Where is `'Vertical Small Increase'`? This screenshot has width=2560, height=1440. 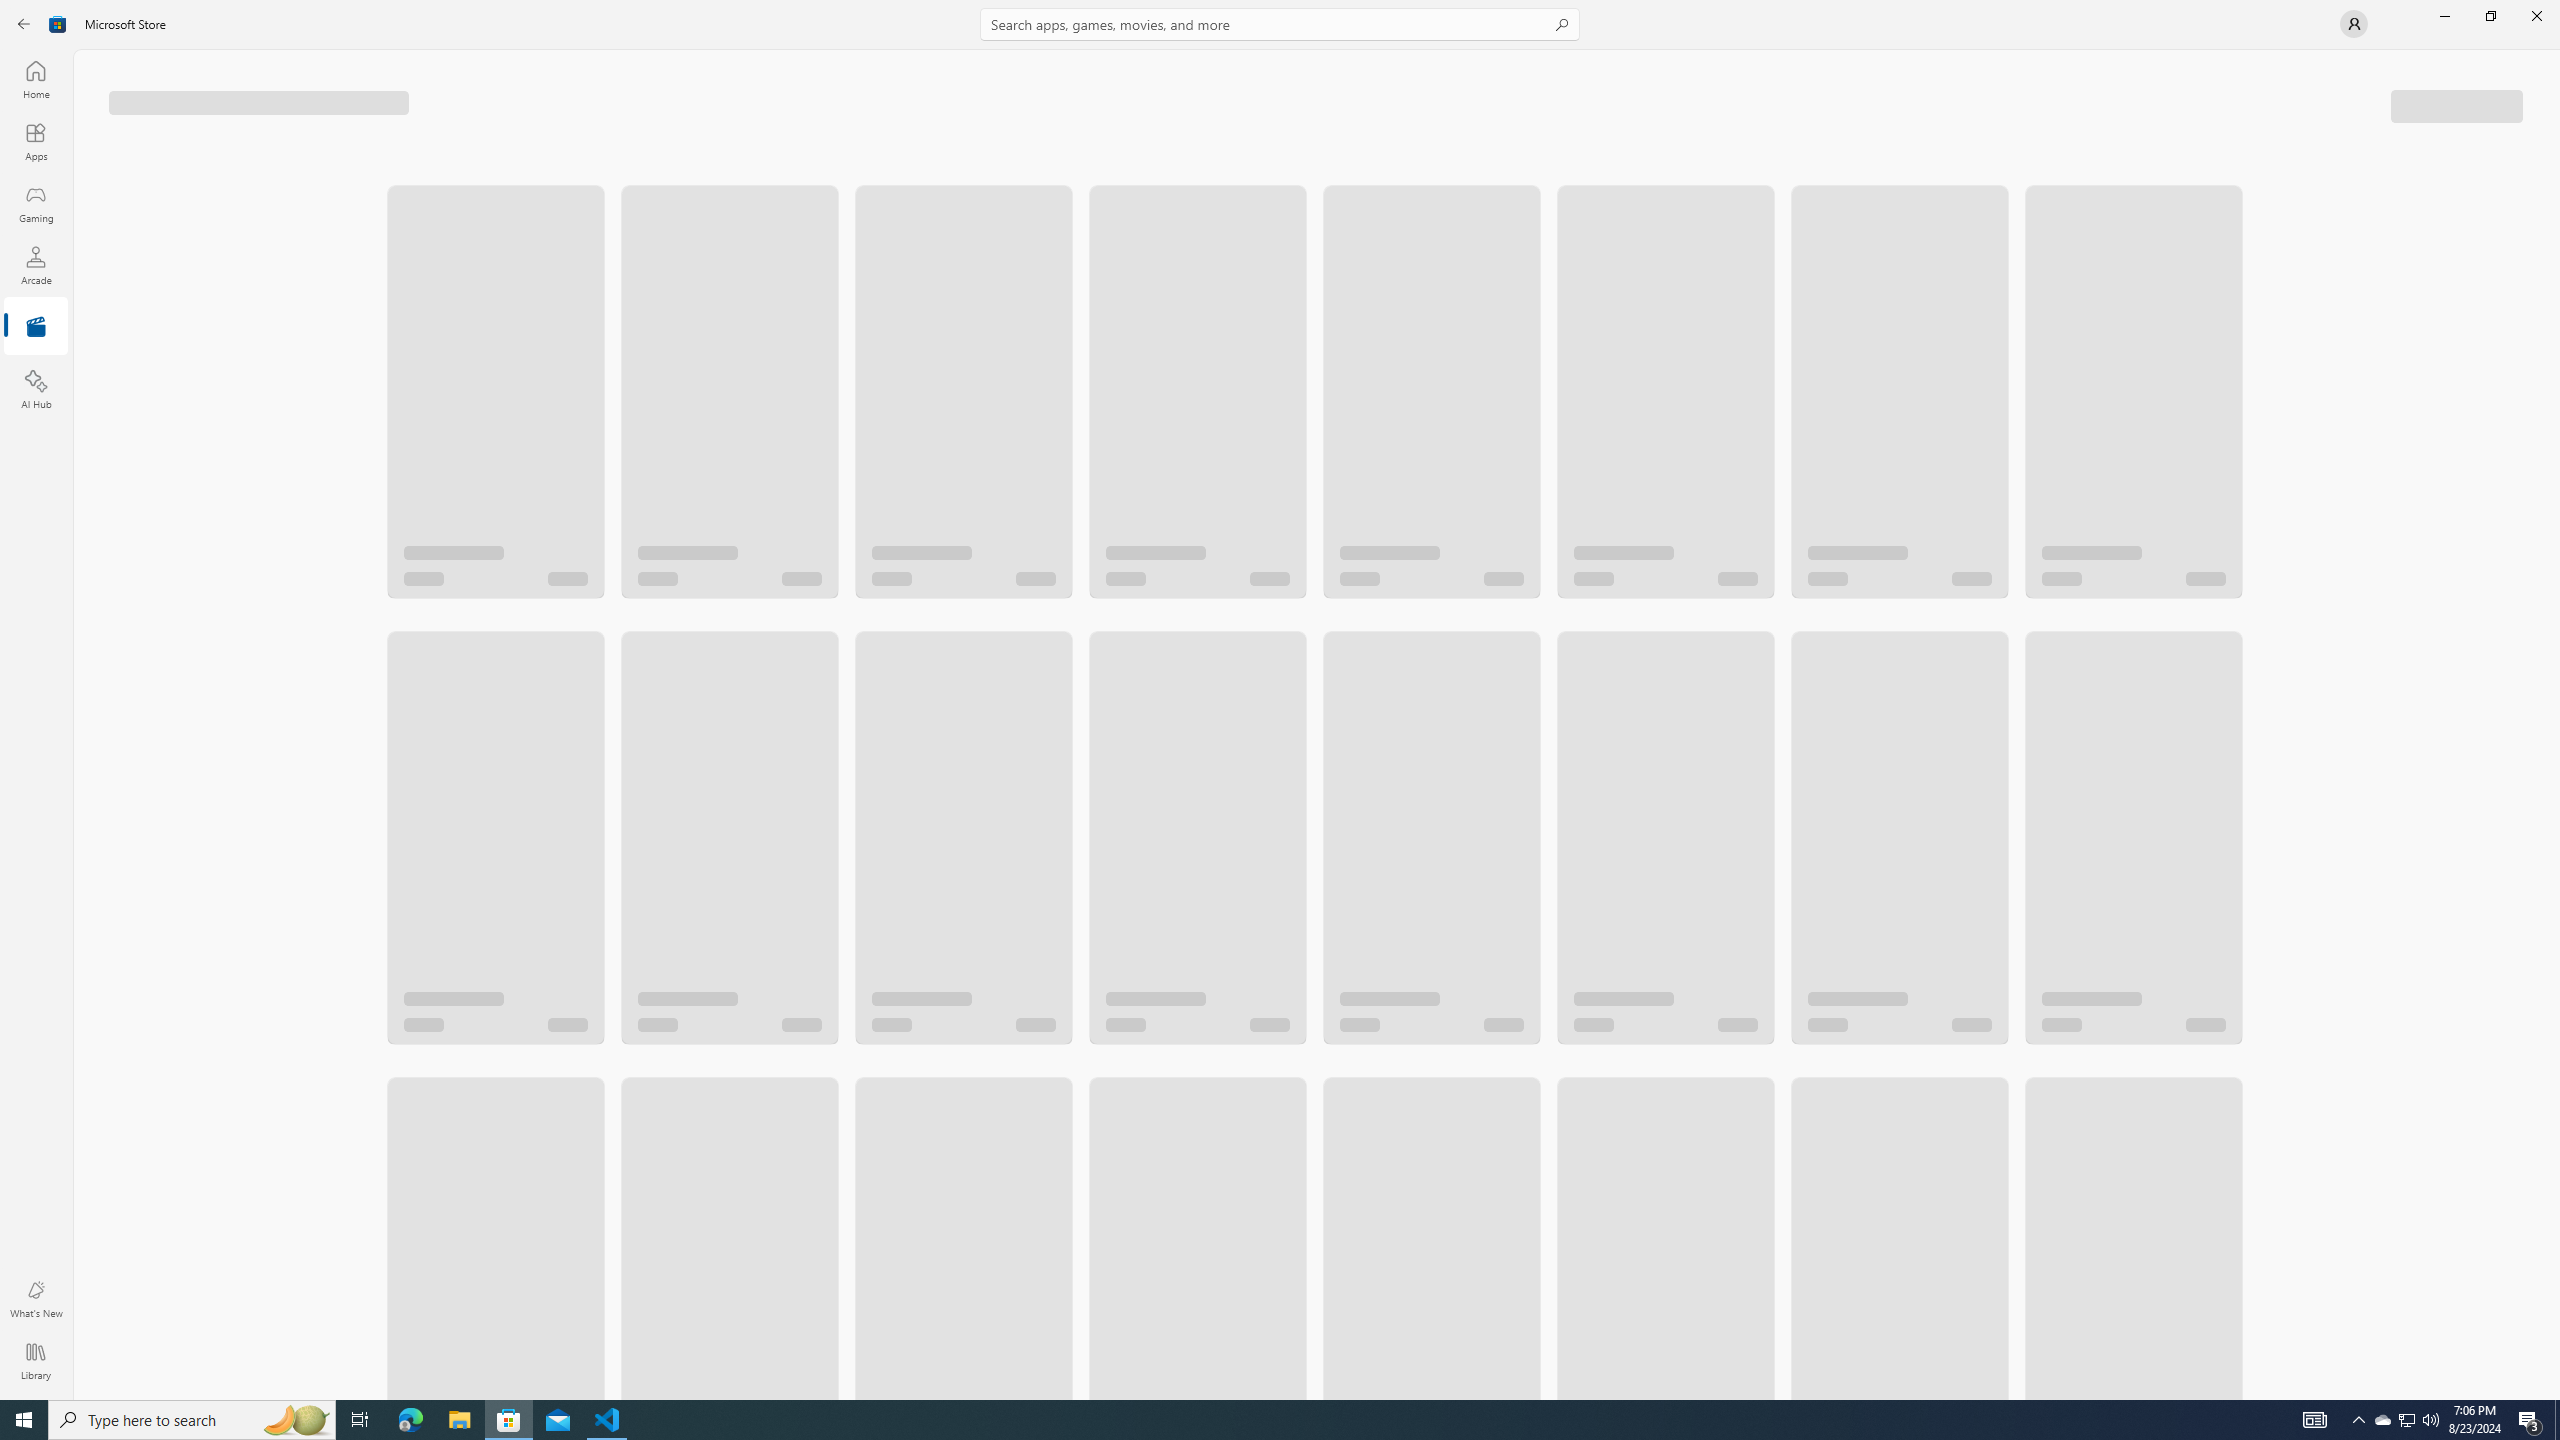
'Vertical Small Increase' is located at coordinates (2552, 1393).